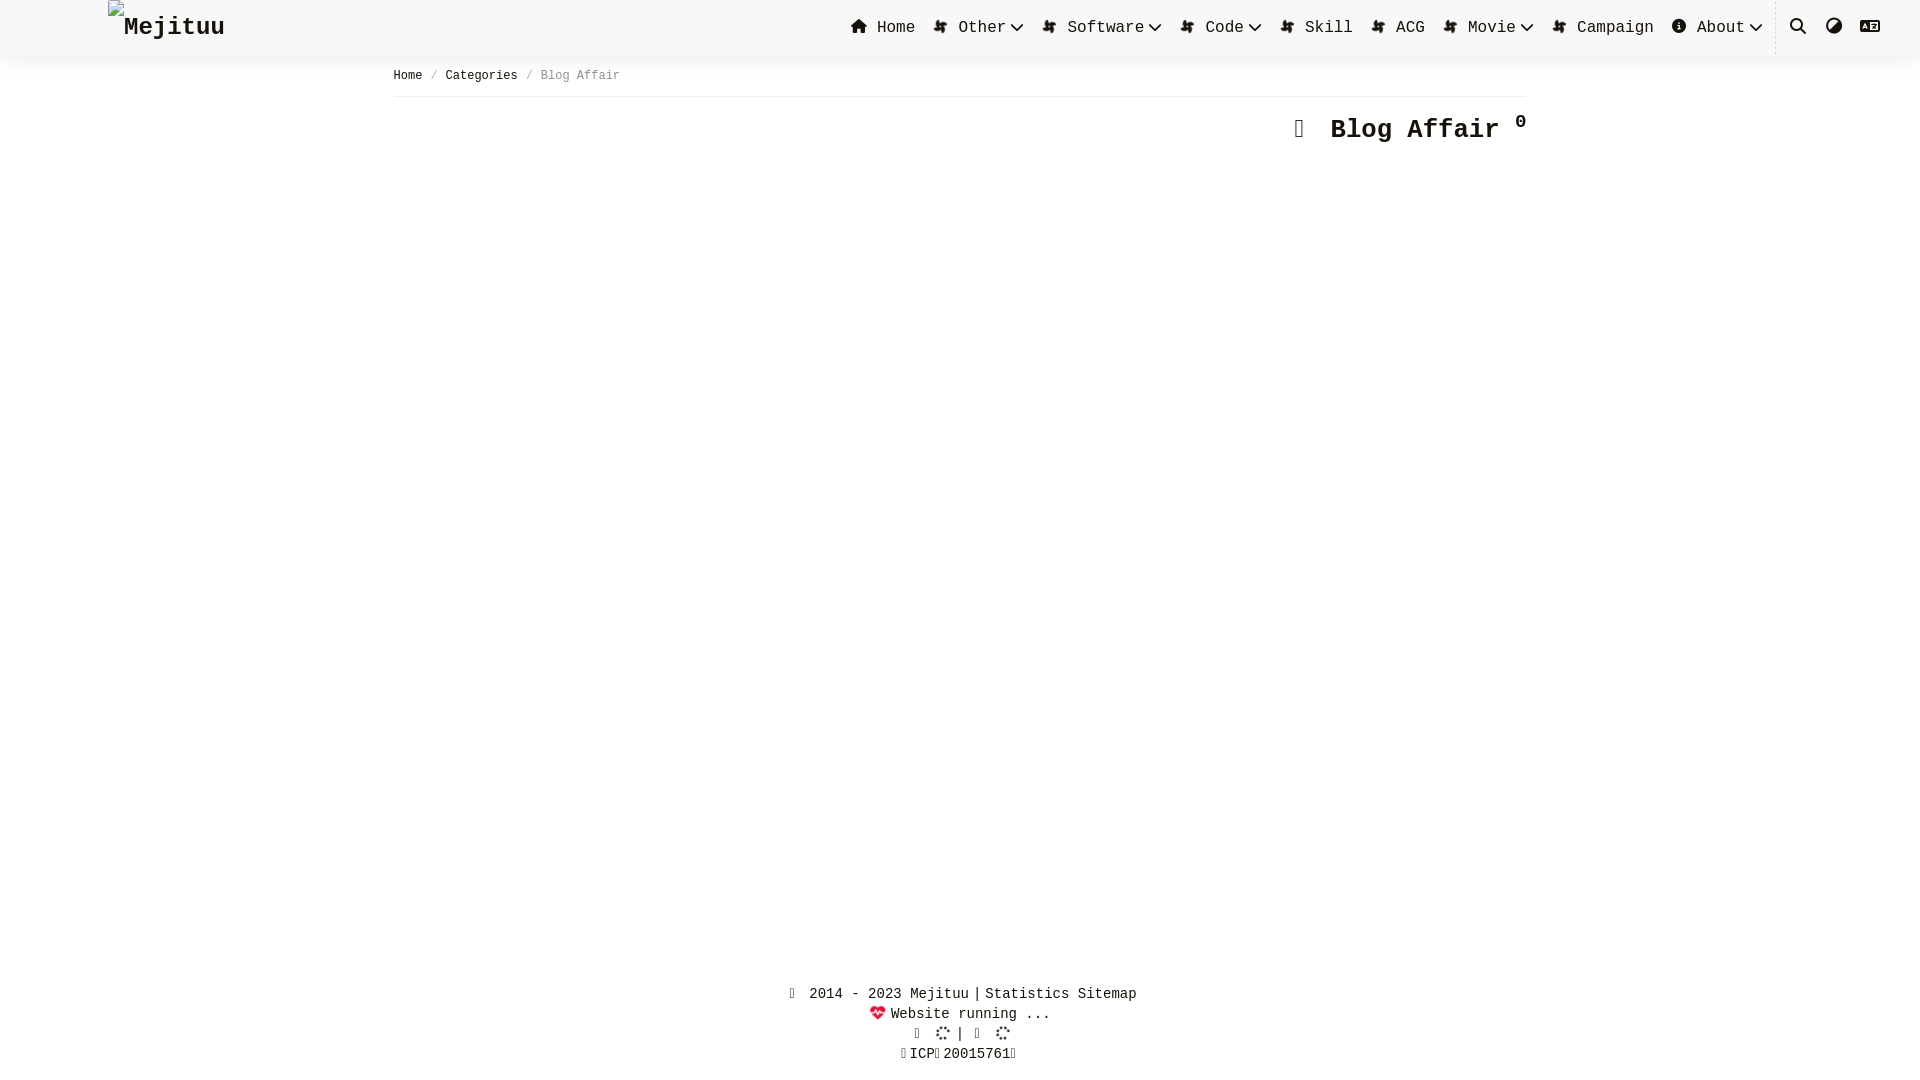  I want to click on 'Mejituu', so click(166, 27).